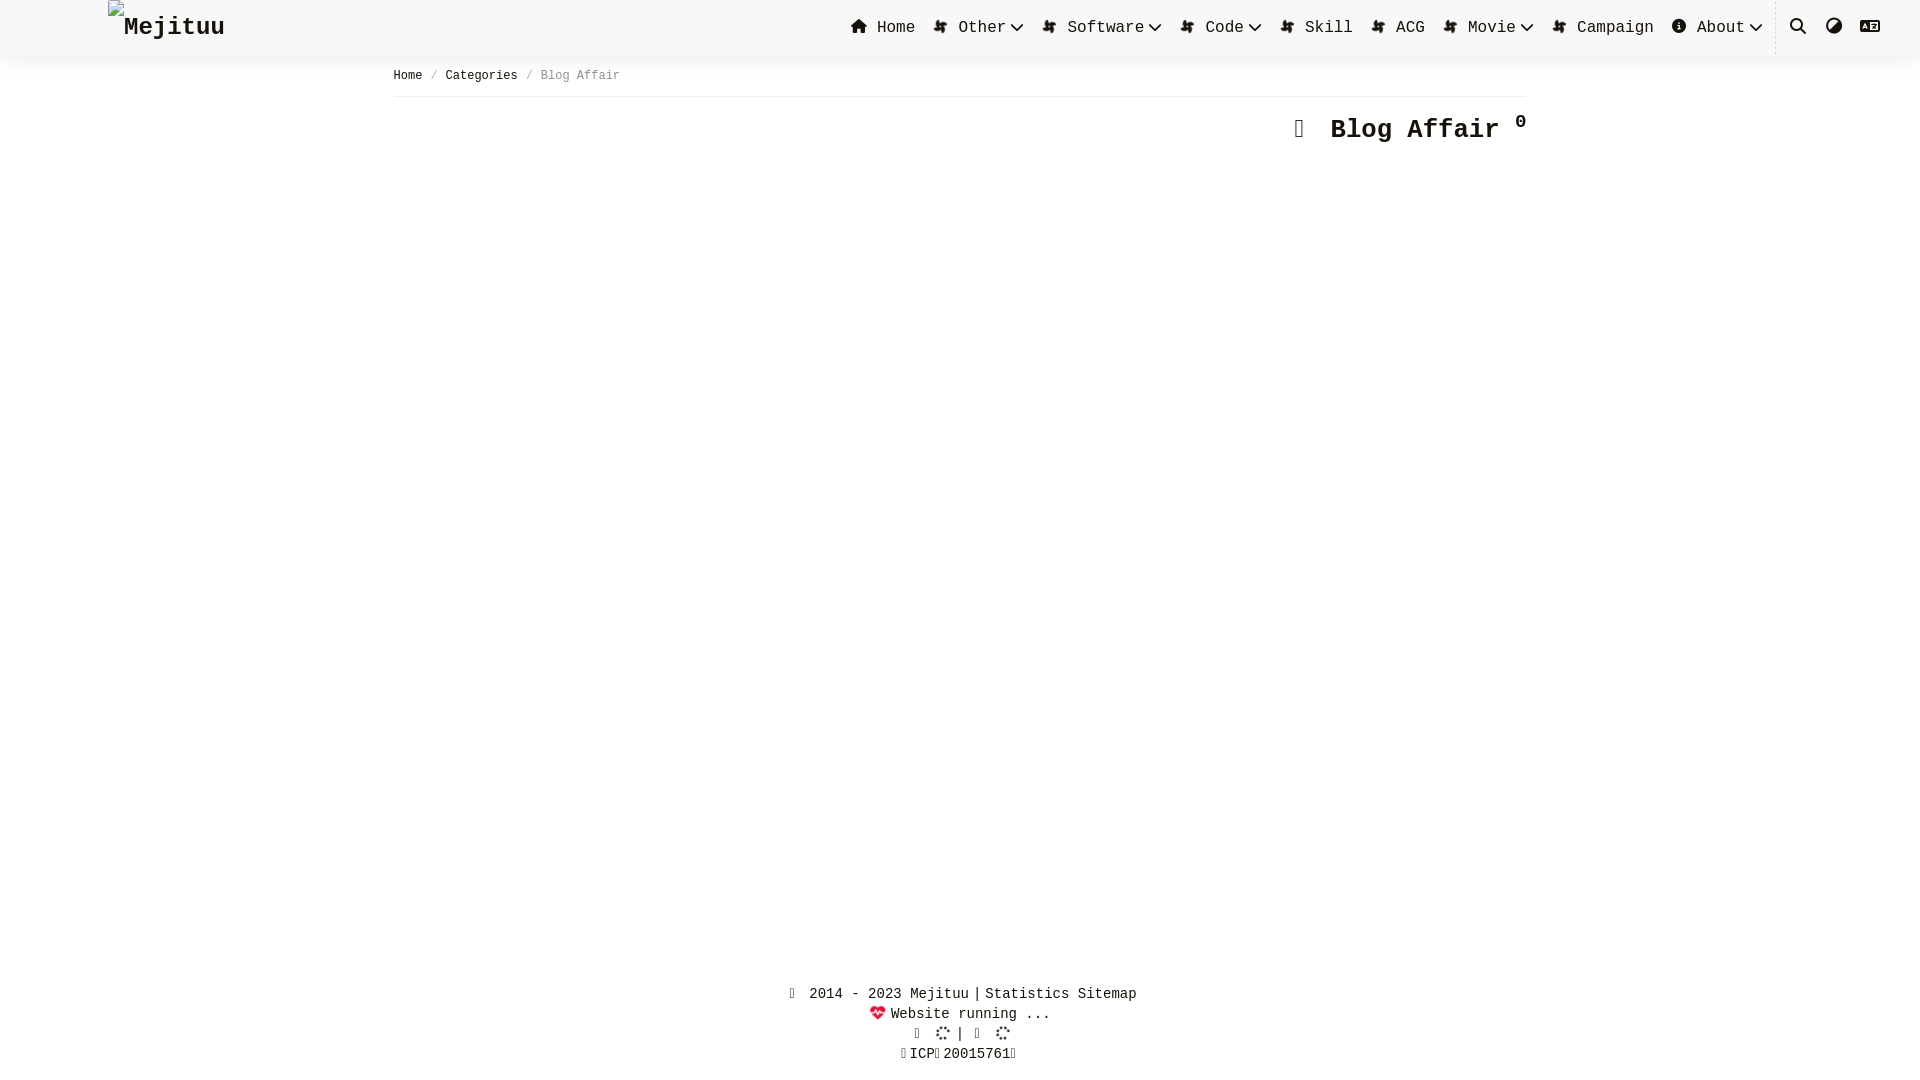  I want to click on 'Mejituu', so click(166, 27).